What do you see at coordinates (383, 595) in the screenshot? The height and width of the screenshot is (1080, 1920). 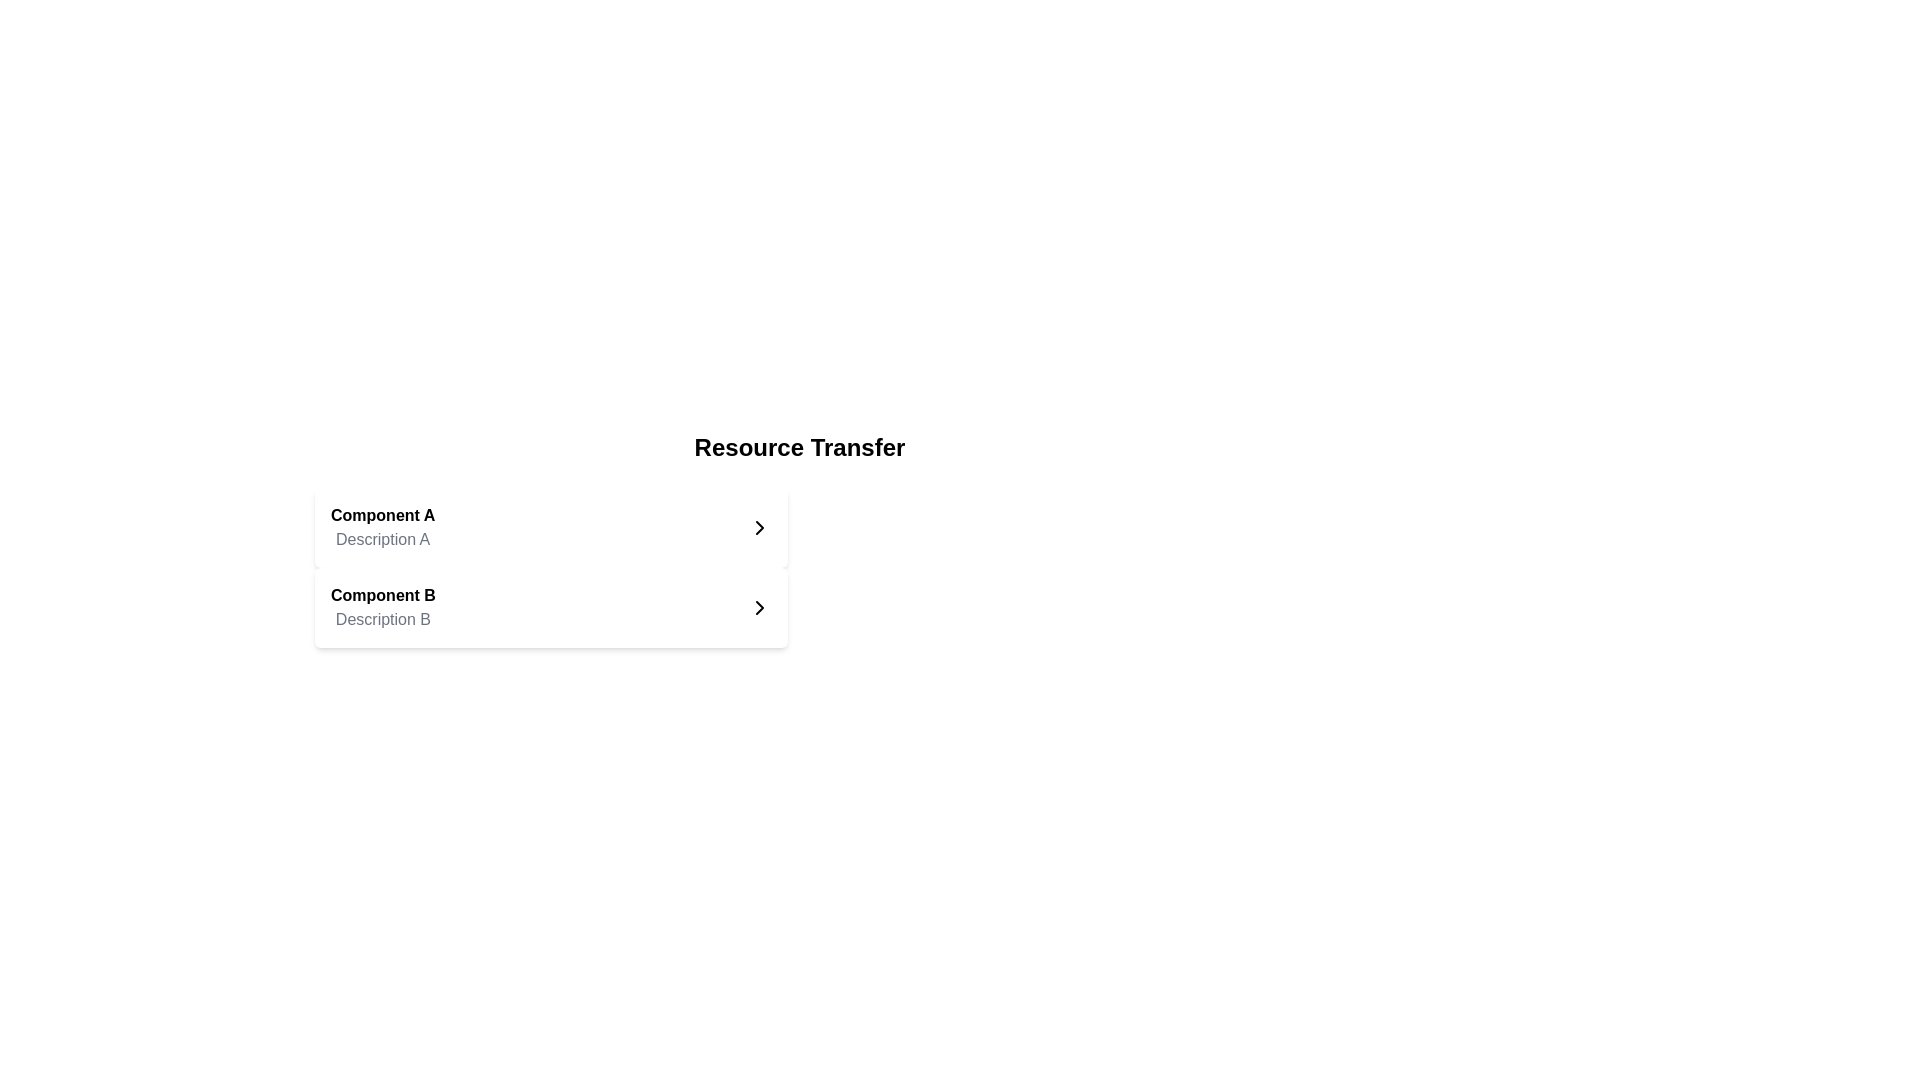 I see `the Text label that serves as the title for the second entry in the list, positioned between 'Component A' and 'Description B'` at bounding box center [383, 595].